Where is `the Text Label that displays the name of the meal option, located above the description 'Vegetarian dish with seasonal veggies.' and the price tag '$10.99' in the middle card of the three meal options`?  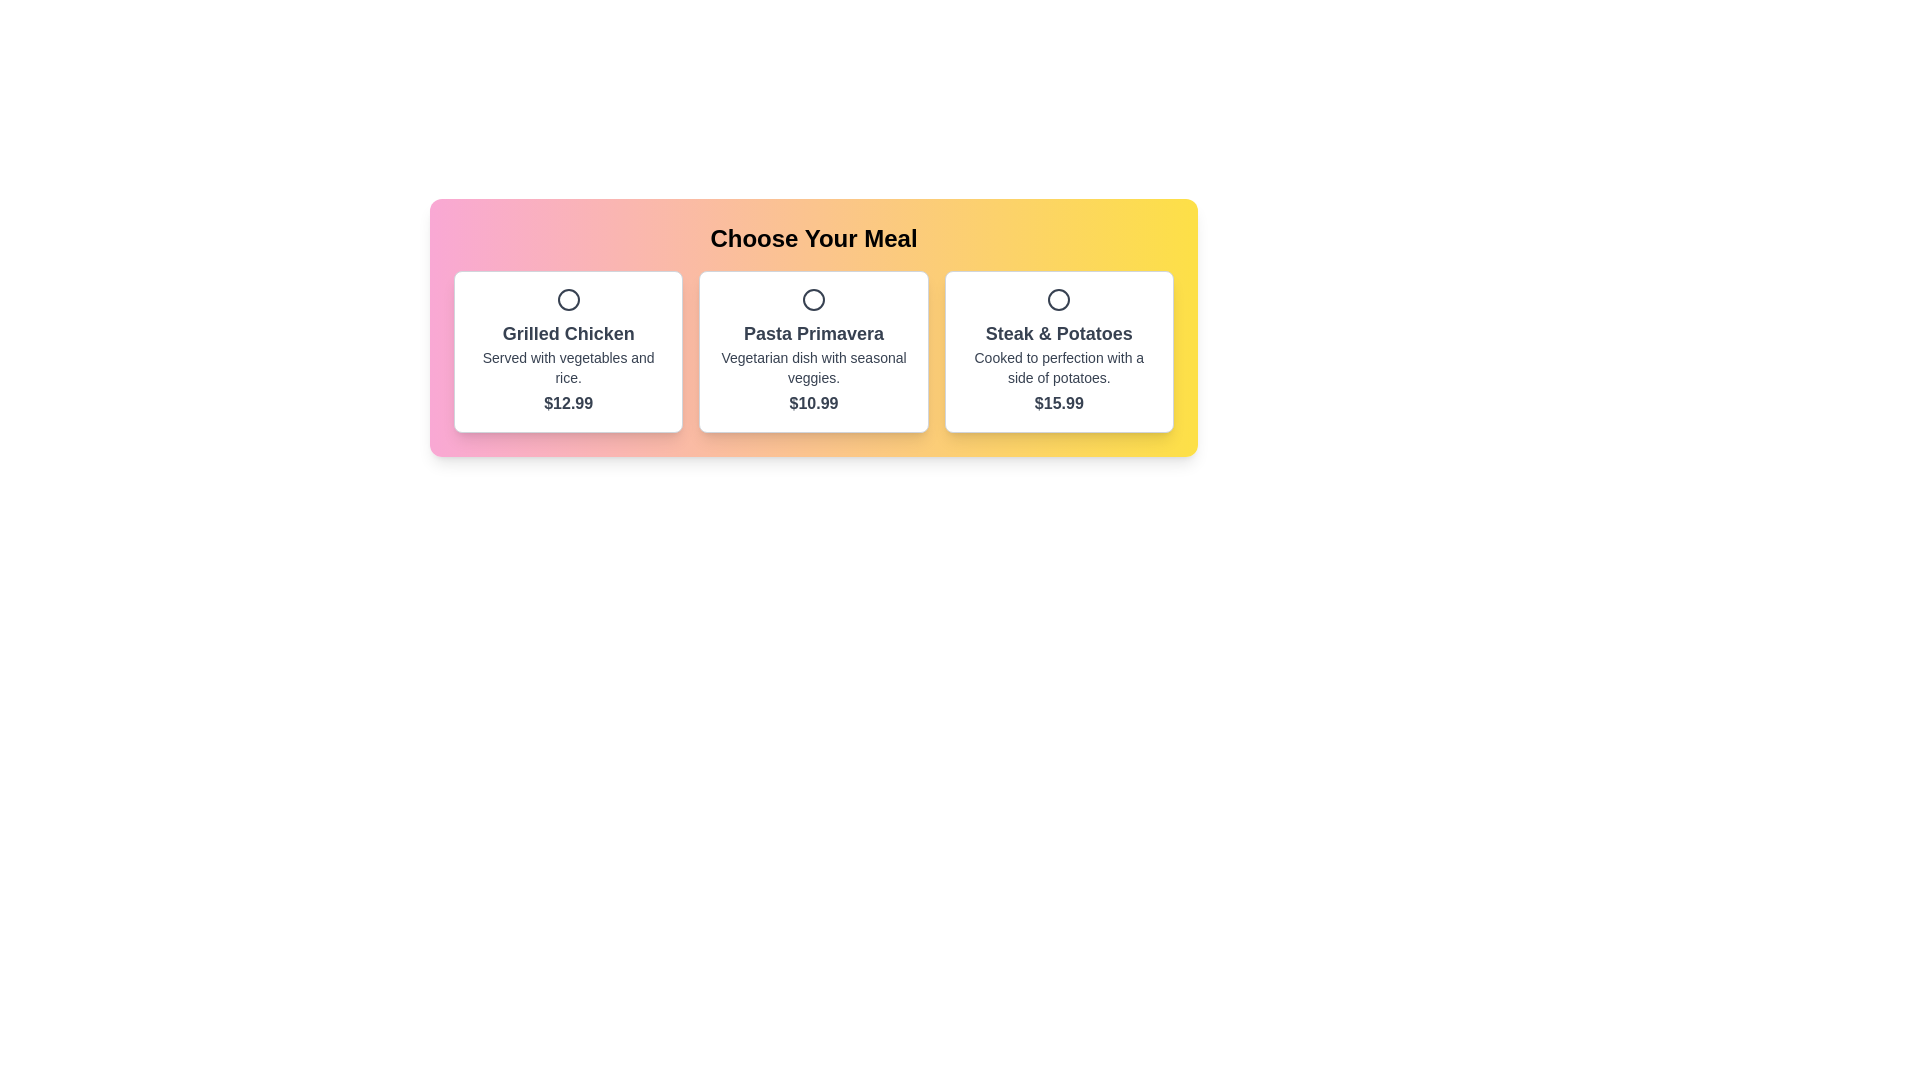
the Text Label that displays the name of the meal option, located above the description 'Vegetarian dish with seasonal veggies.' and the price tag '$10.99' in the middle card of the three meal options is located at coordinates (814, 333).